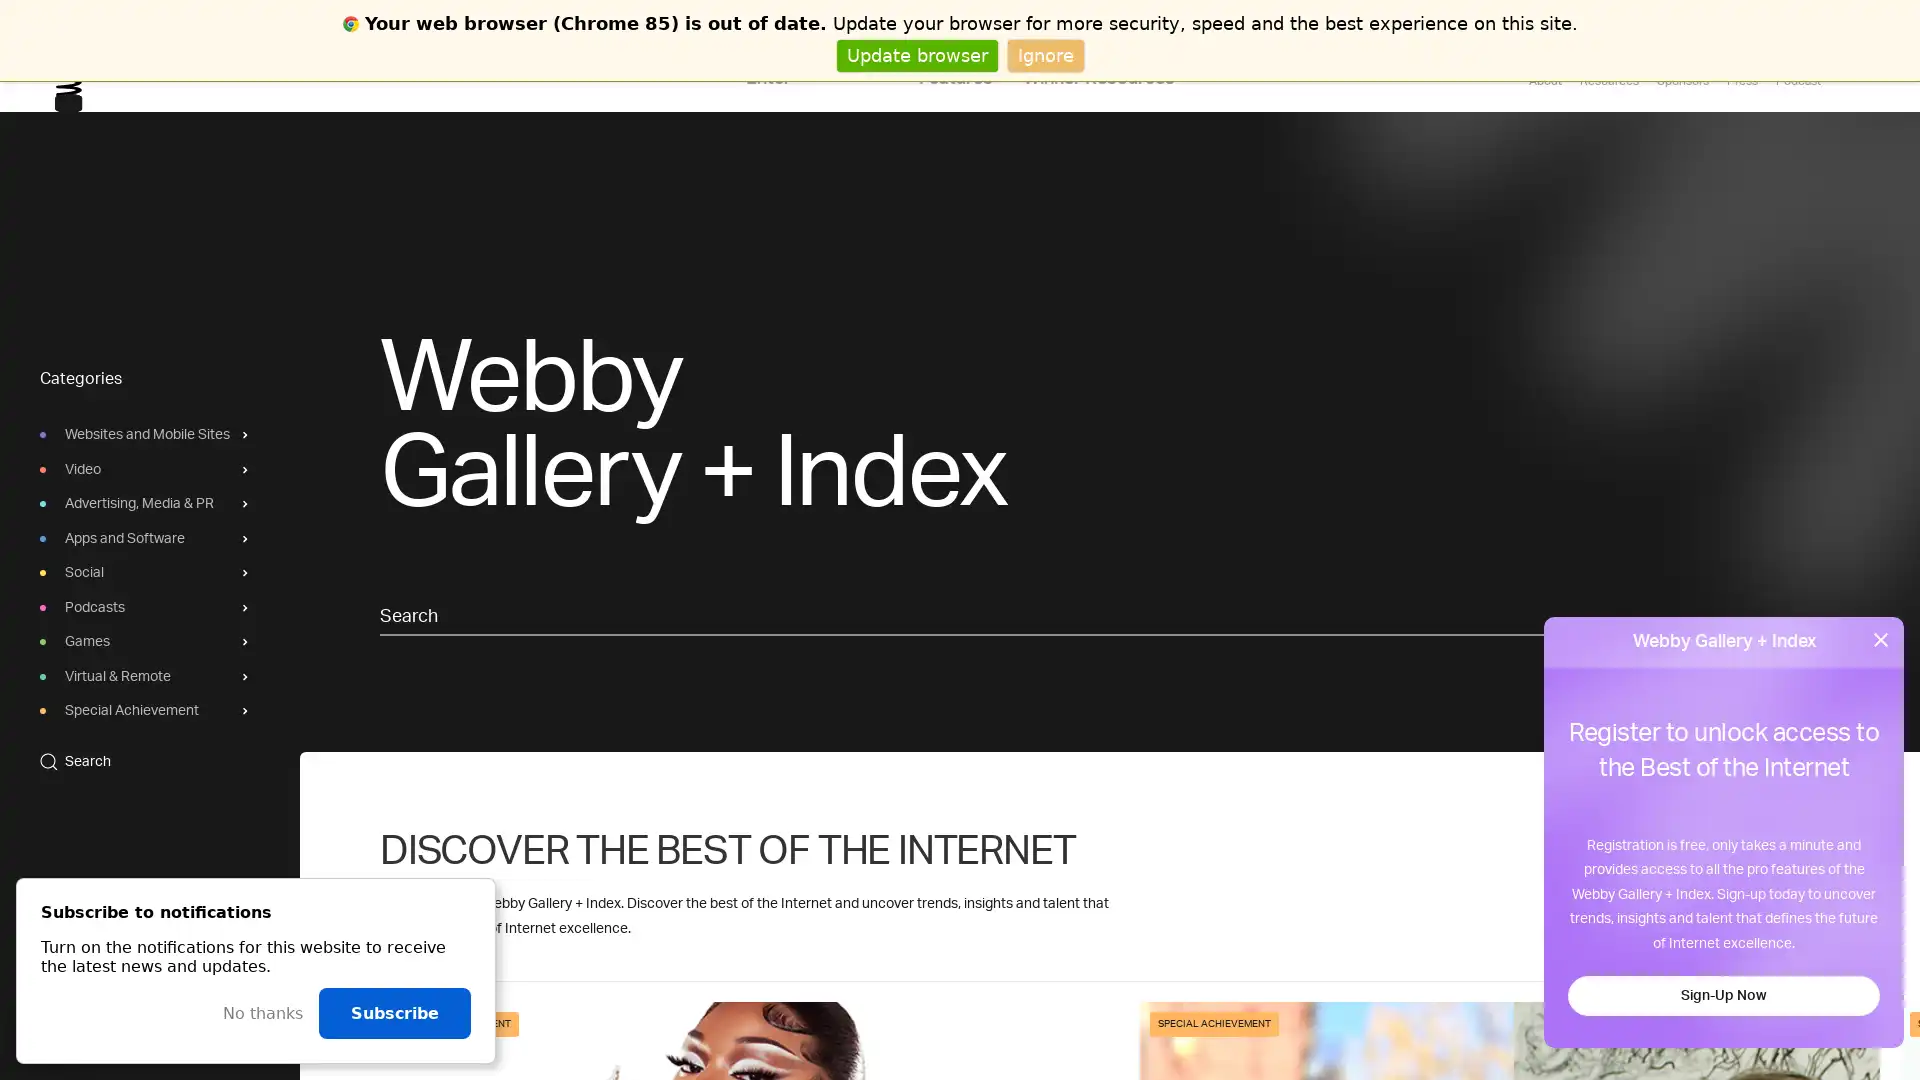  What do you see at coordinates (1044, 54) in the screenshot?
I see `Ignore` at bounding box center [1044, 54].